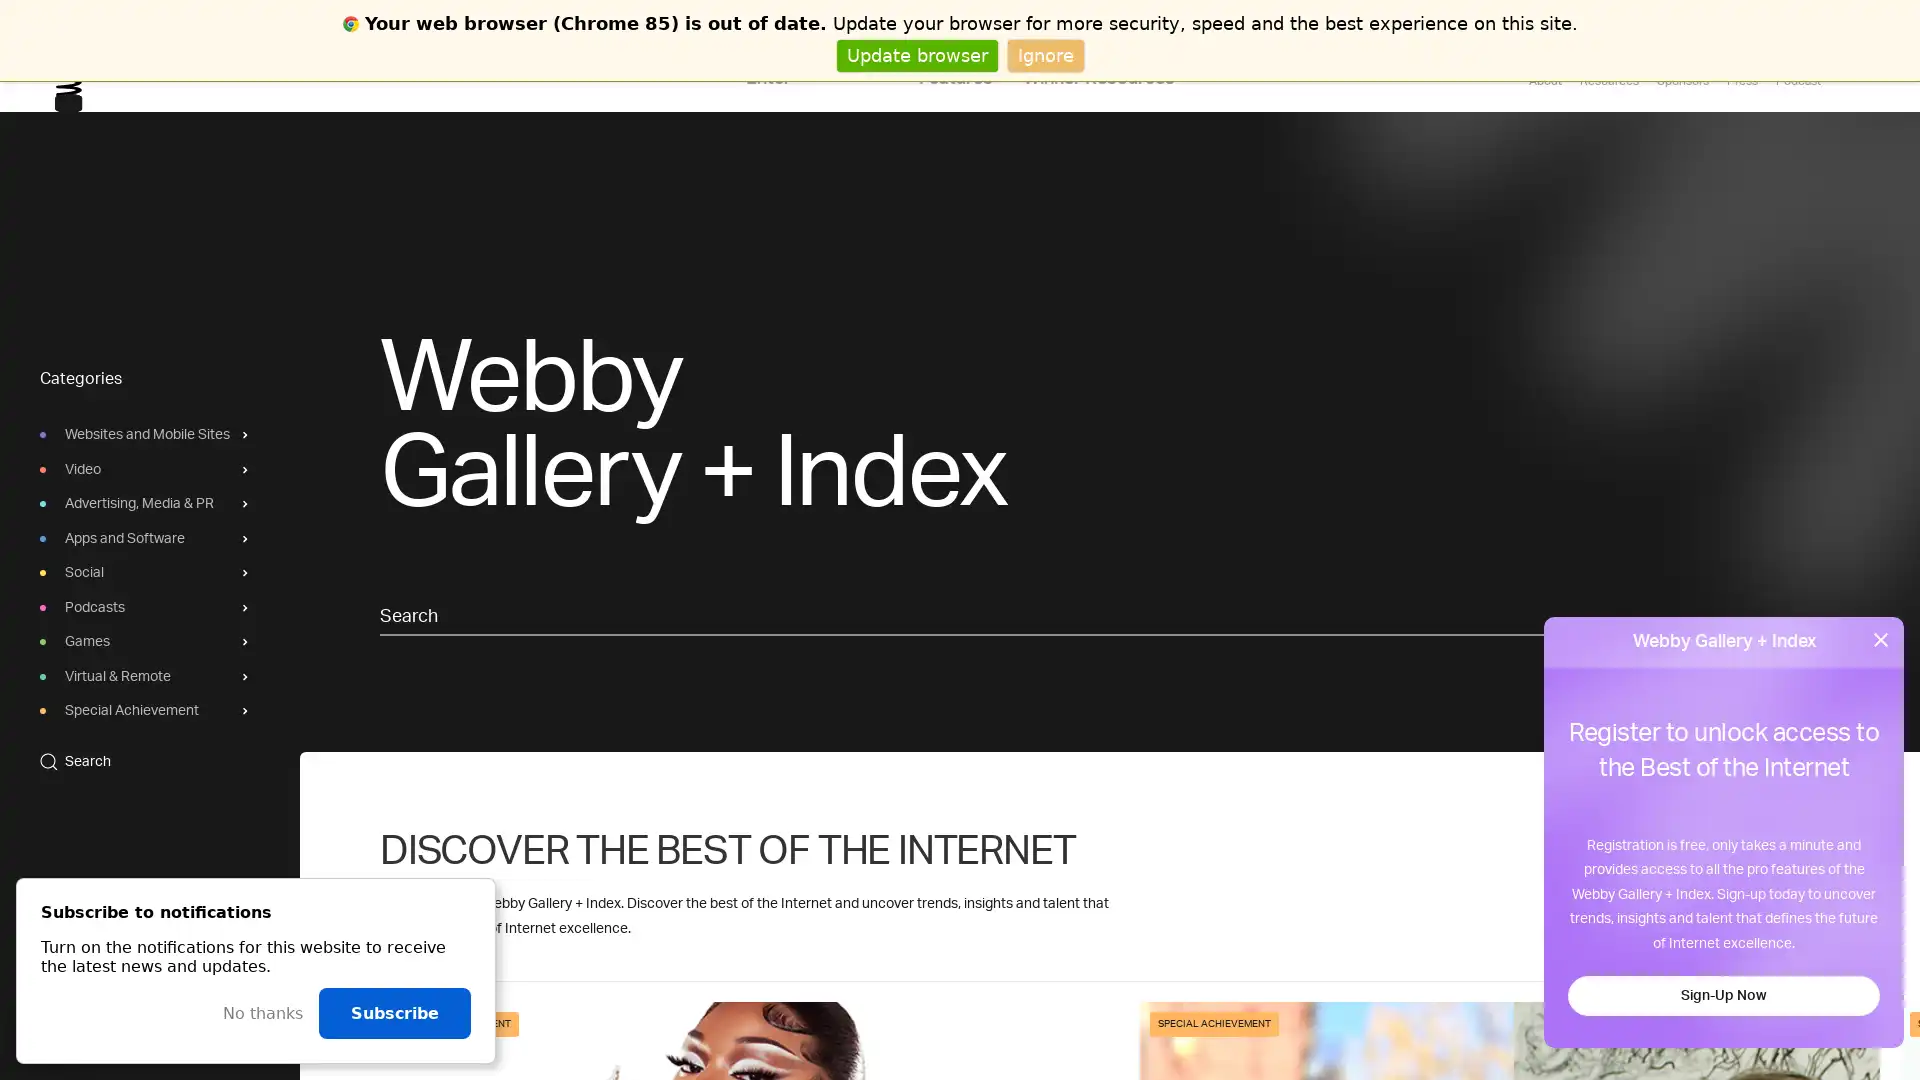  What do you see at coordinates (1044, 54) in the screenshot?
I see `Ignore` at bounding box center [1044, 54].